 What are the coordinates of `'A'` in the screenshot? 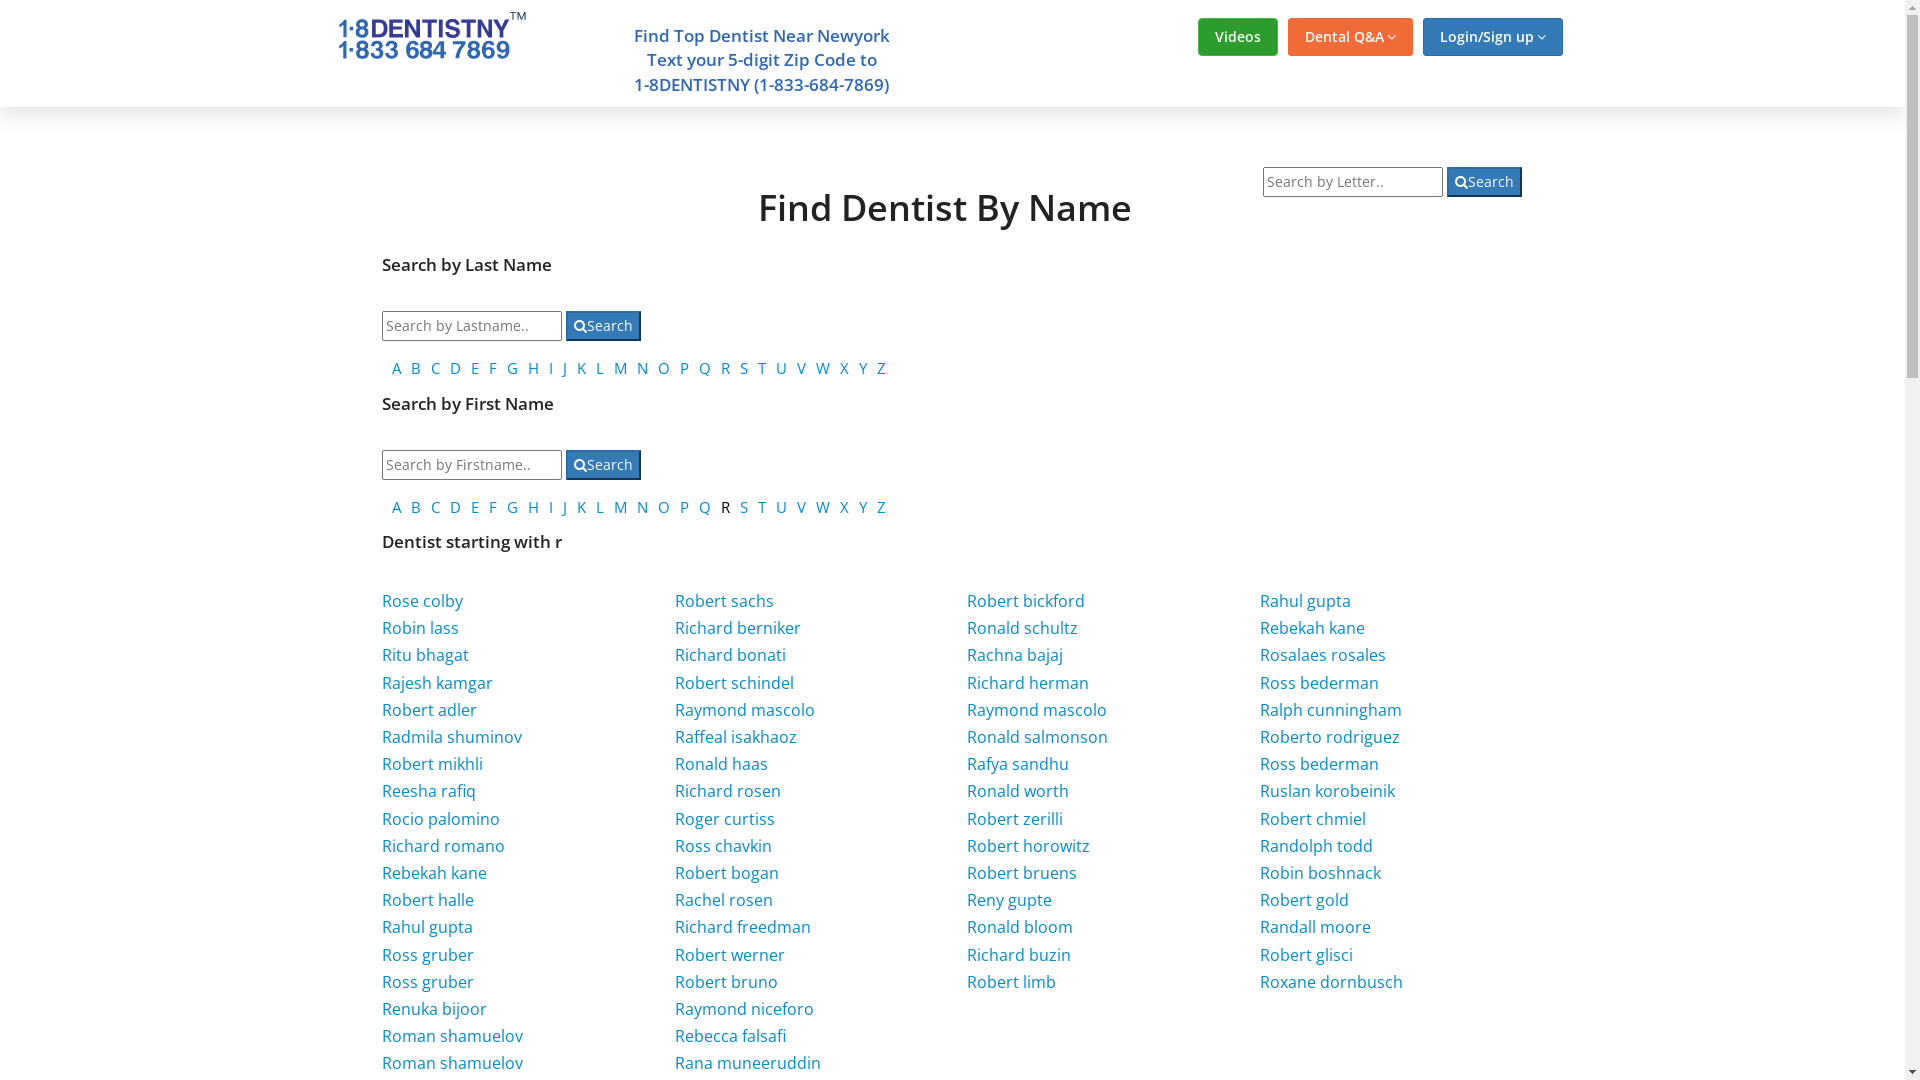 It's located at (396, 505).